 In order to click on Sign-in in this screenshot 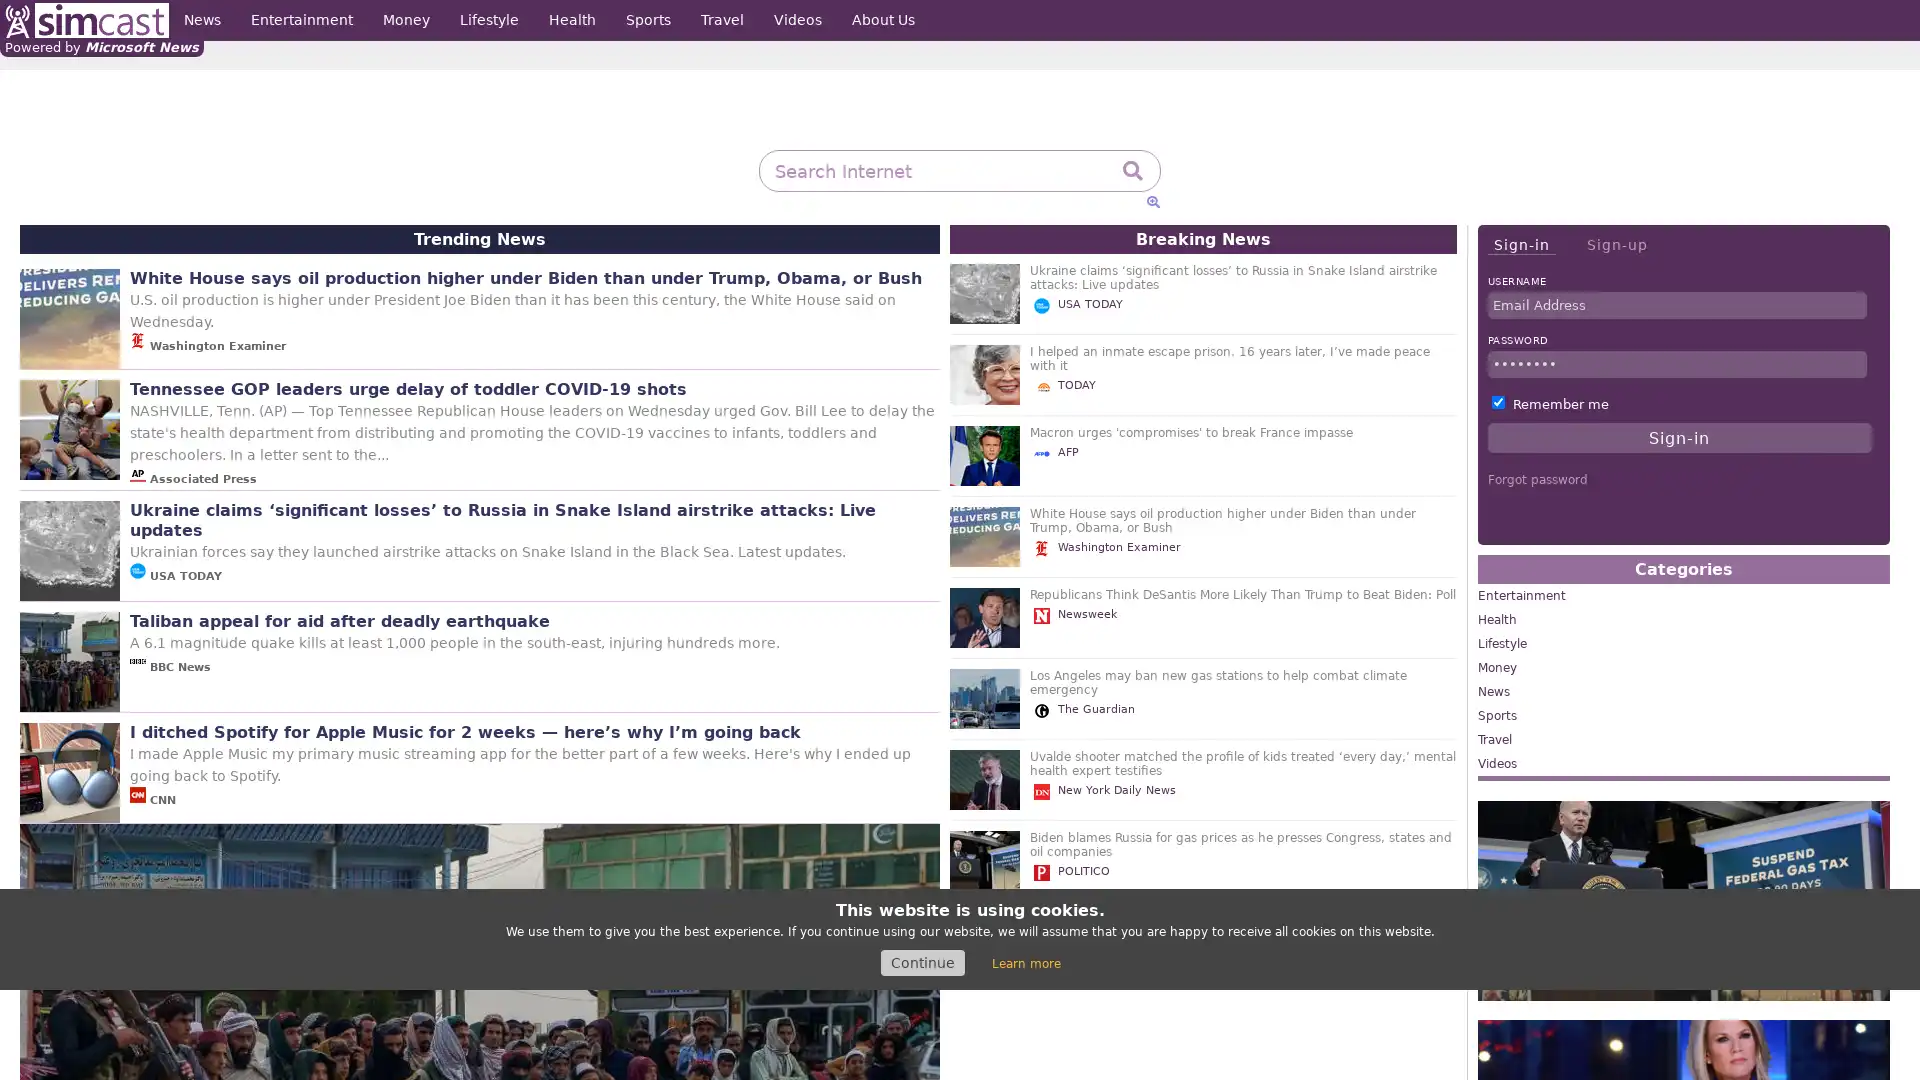, I will do `click(1520, 244)`.